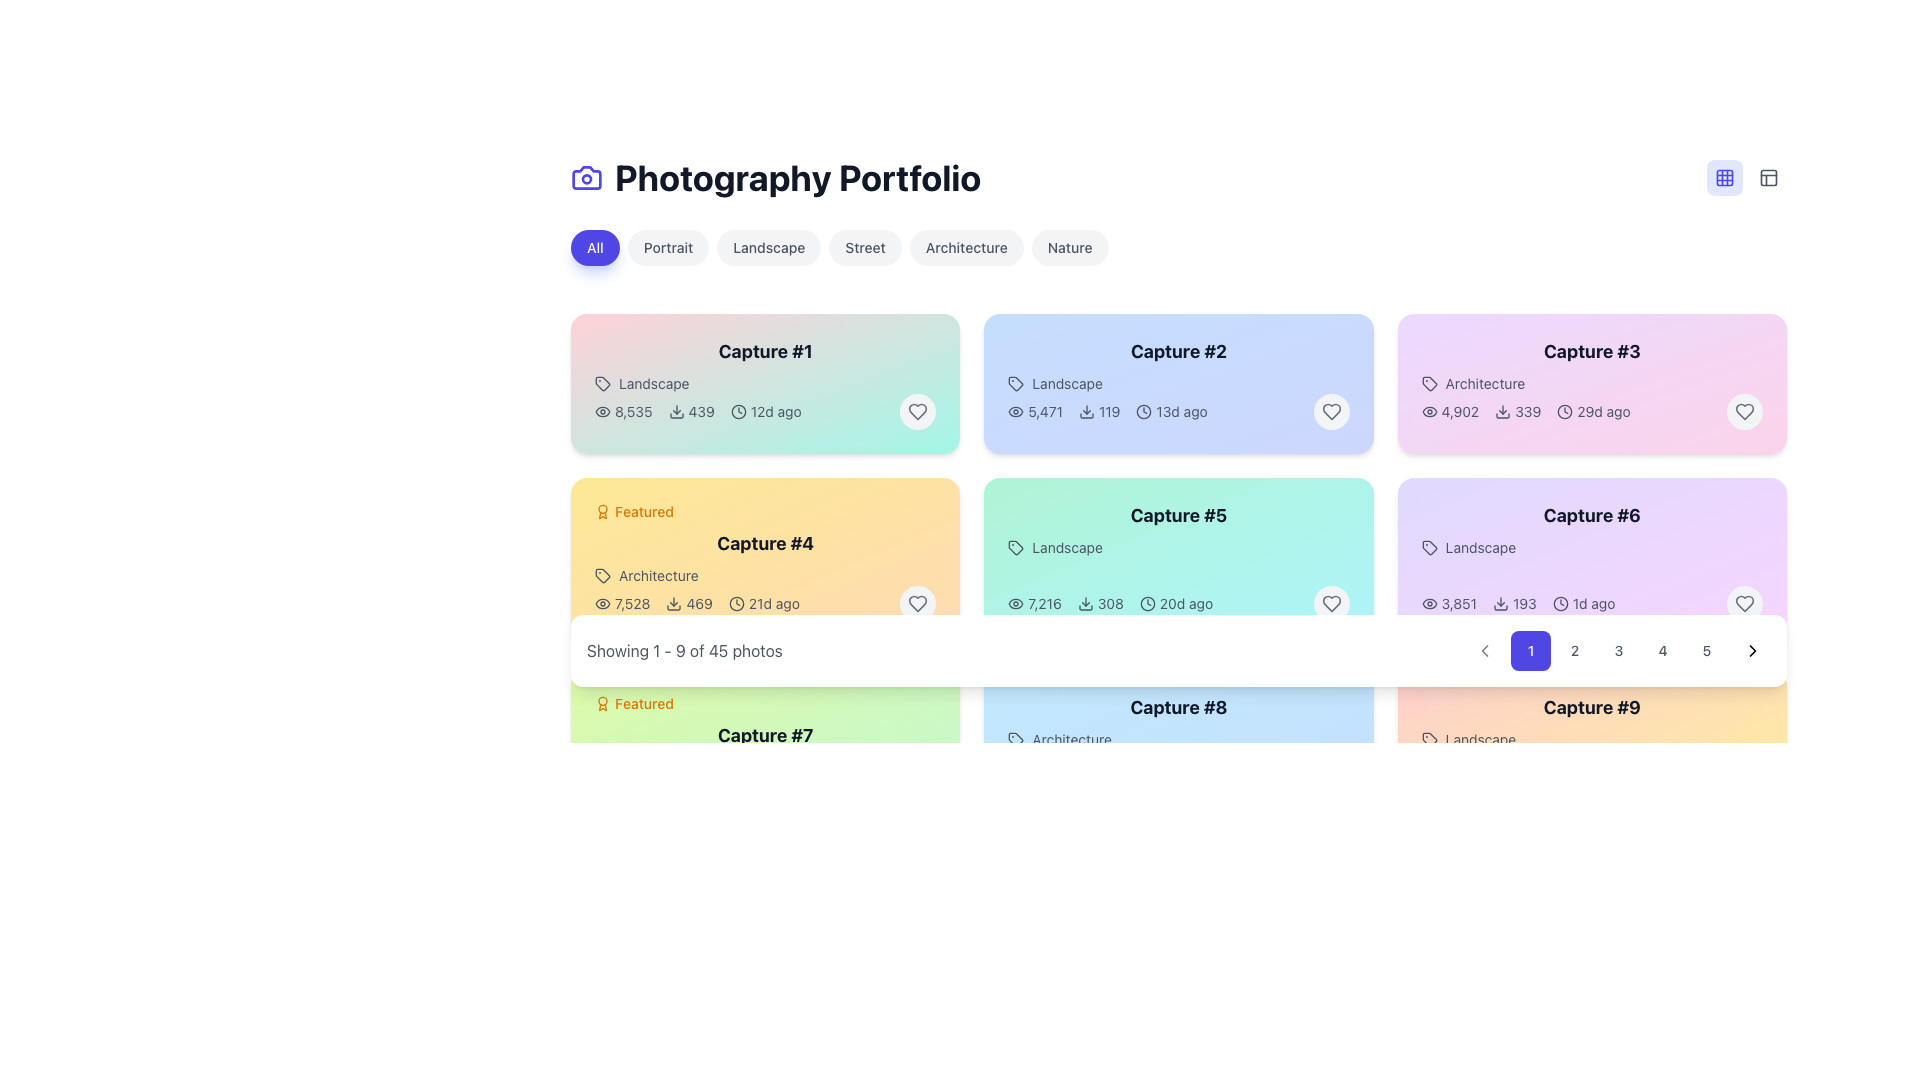  I want to click on text of the title label located in the top-right card of a 3x3 grid, which serves as the header for the associated photo or category, so click(1591, 350).